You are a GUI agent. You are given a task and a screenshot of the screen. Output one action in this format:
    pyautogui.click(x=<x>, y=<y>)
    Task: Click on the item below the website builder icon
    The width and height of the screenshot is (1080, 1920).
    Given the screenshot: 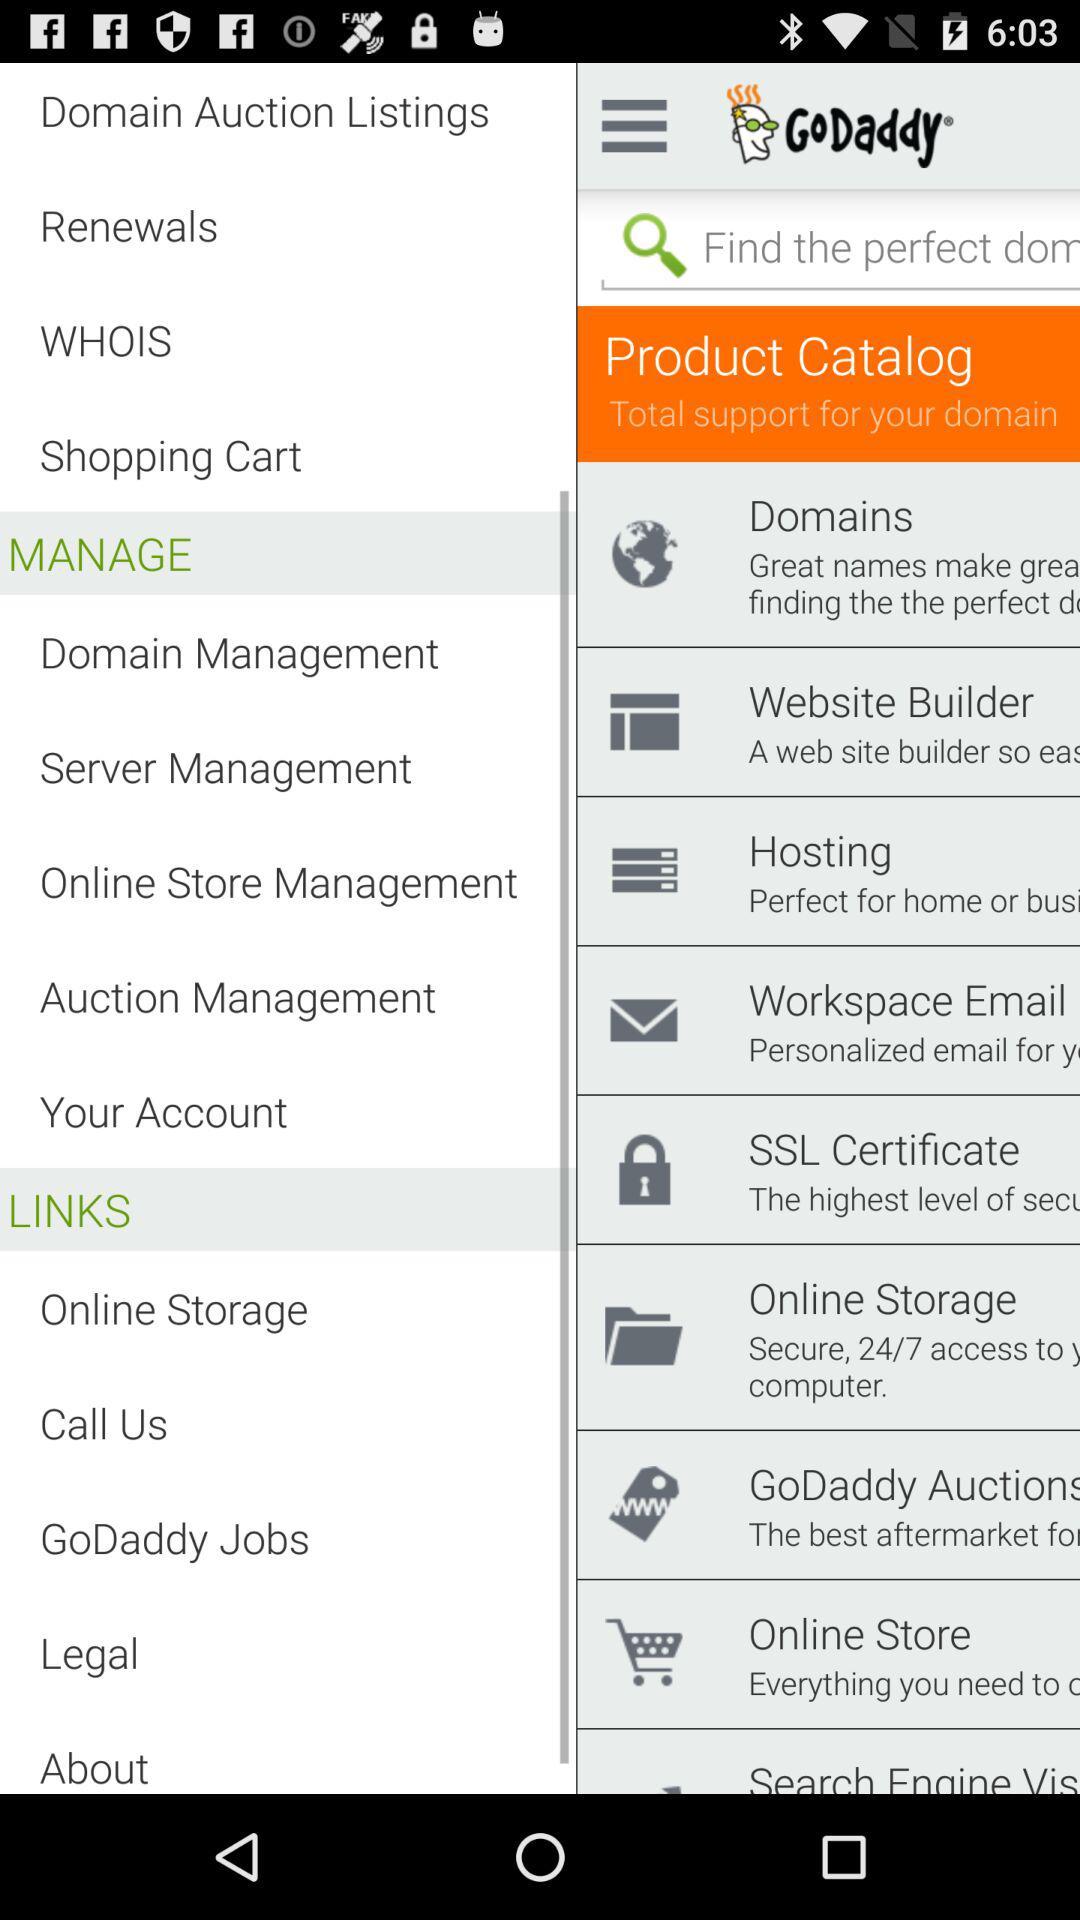 What is the action you would take?
    pyautogui.click(x=914, y=749)
    